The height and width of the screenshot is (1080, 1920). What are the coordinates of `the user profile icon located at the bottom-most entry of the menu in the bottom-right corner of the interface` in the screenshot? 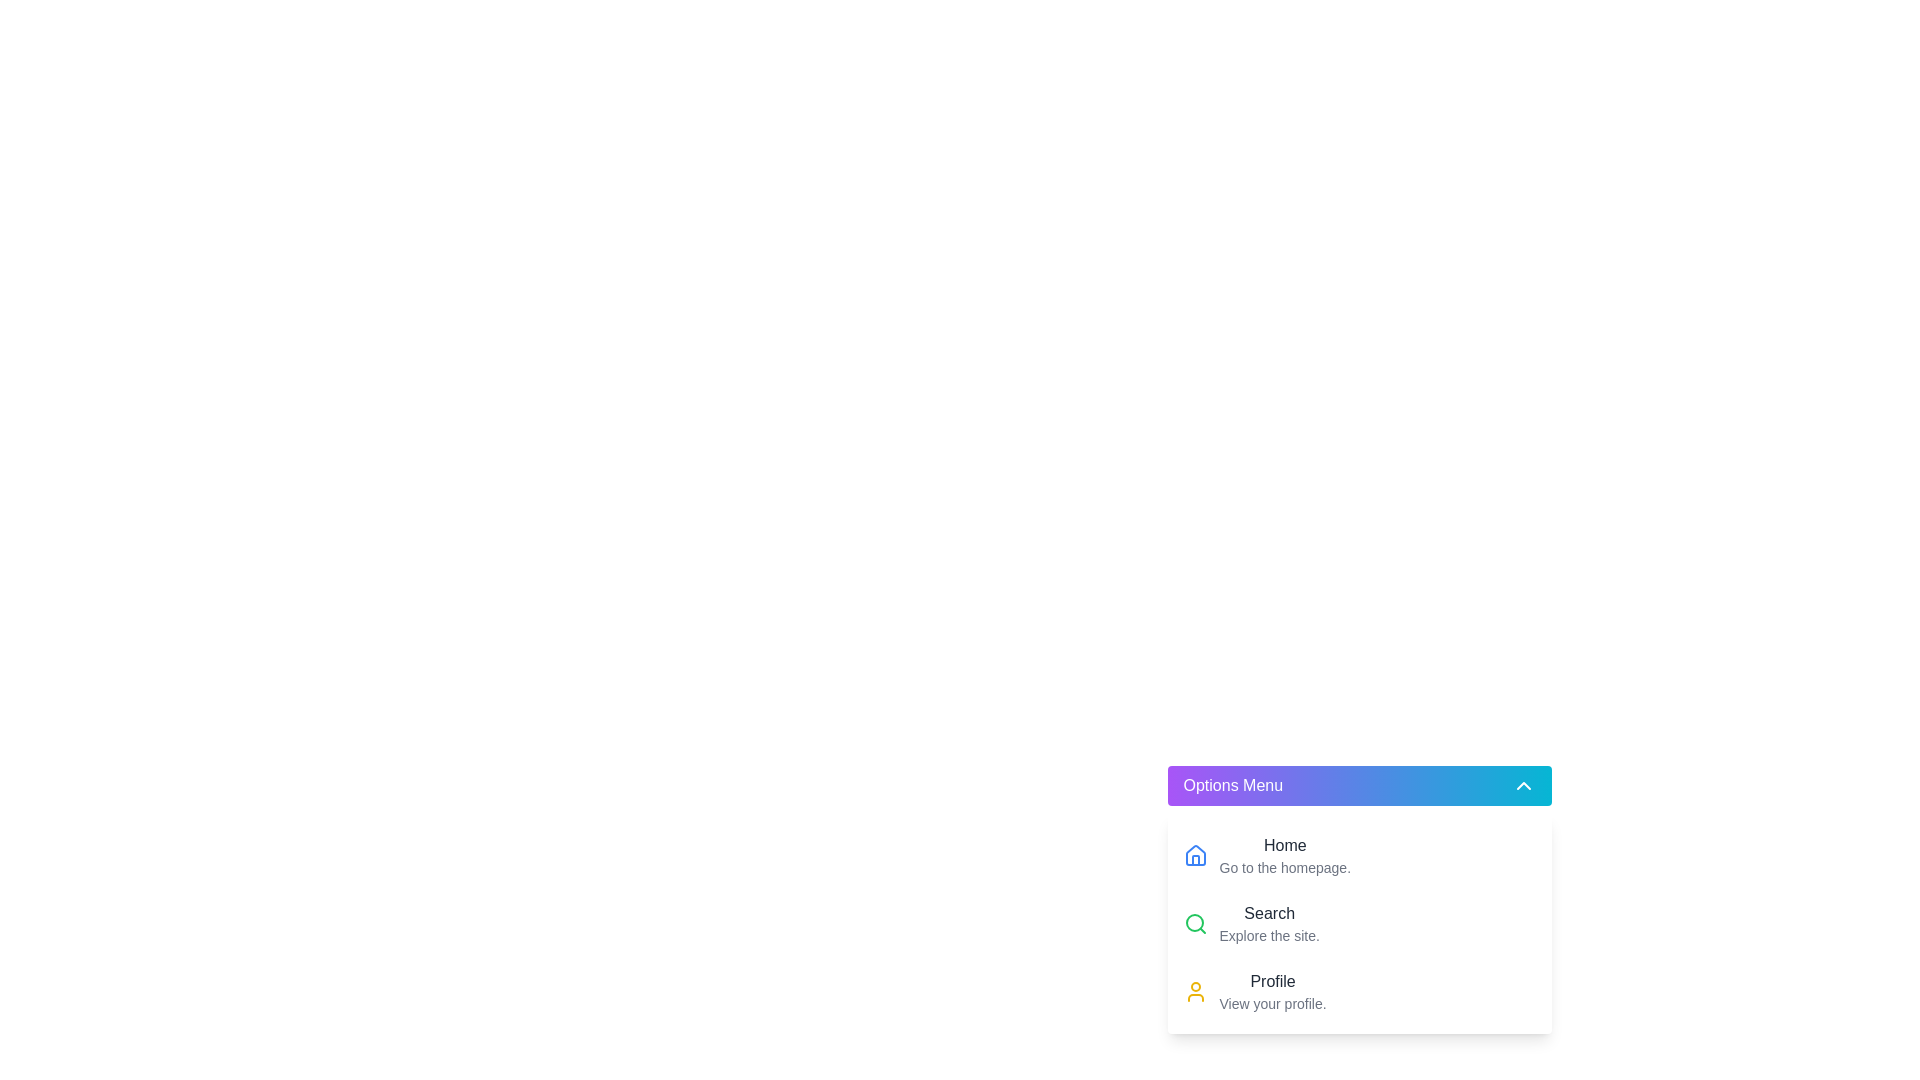 It's located at (1195, 991).